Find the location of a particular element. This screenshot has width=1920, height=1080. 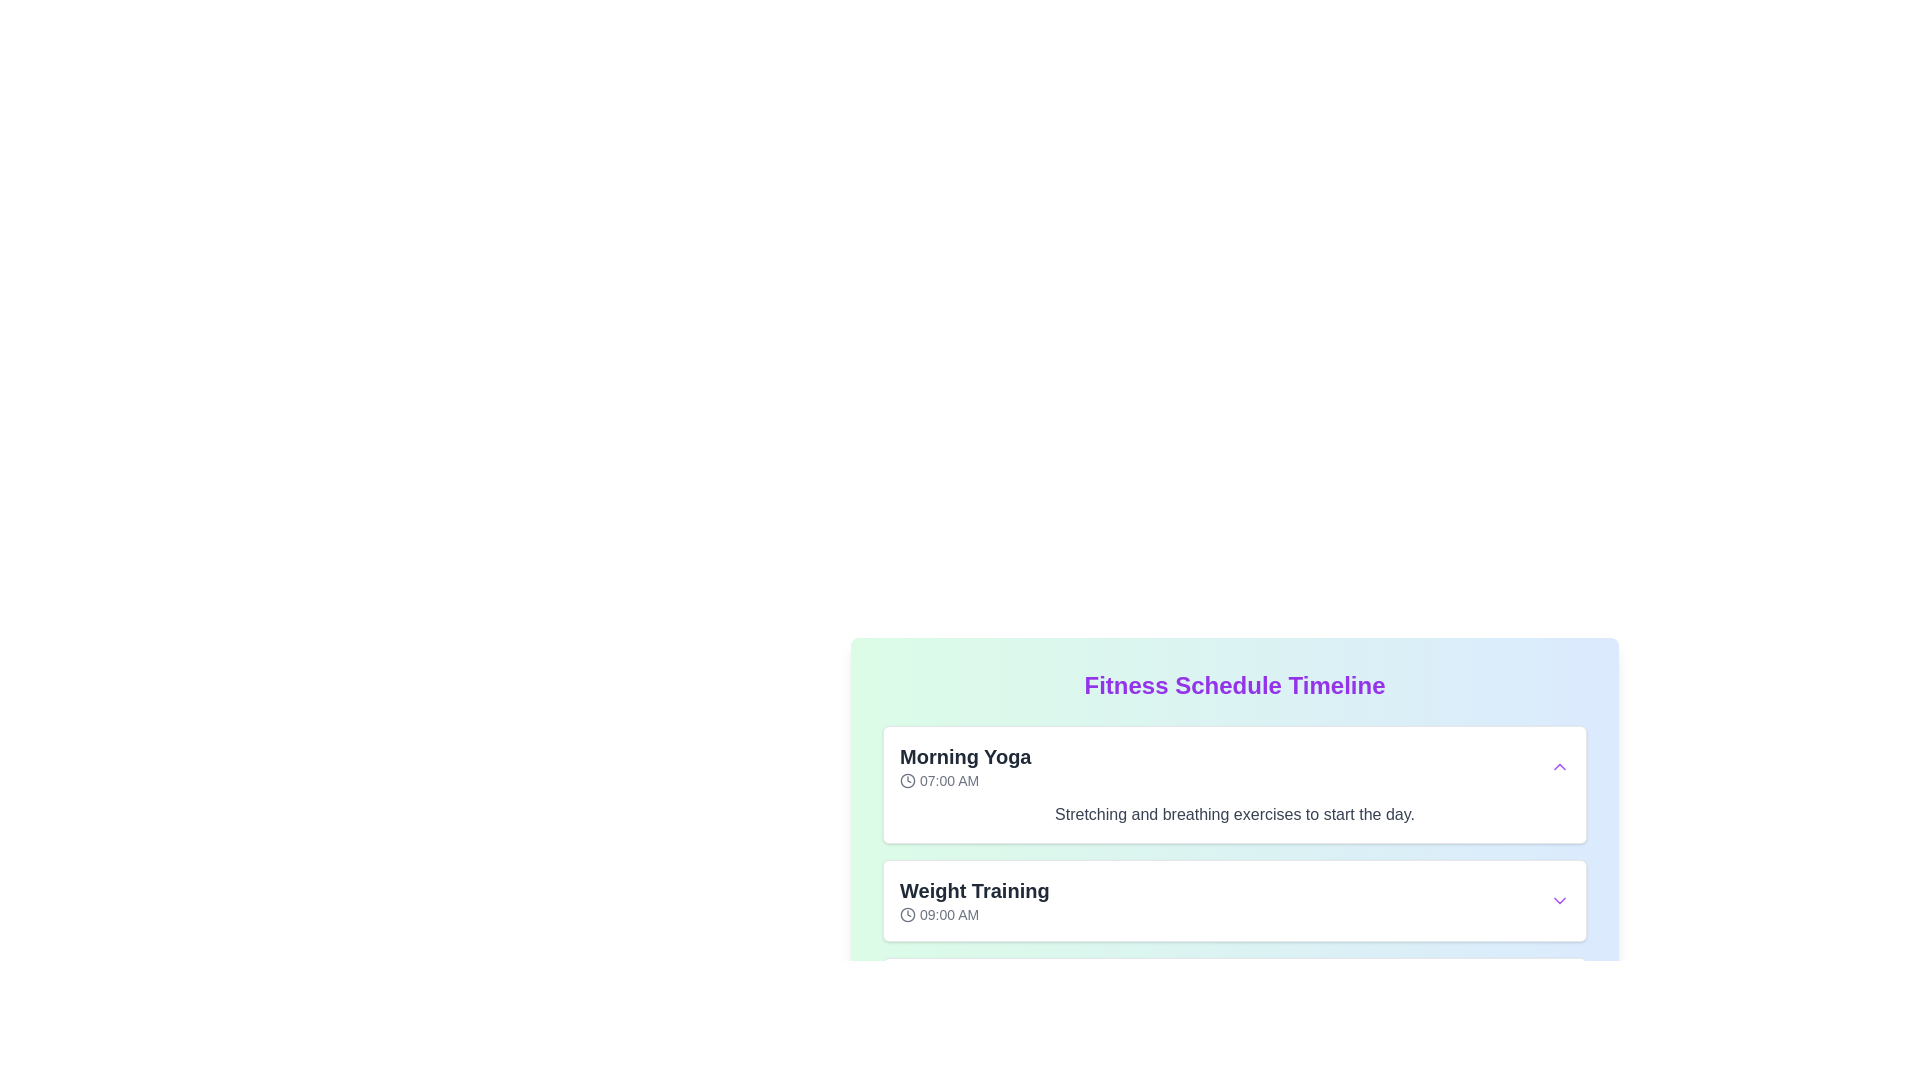

the graphical clock icon representing the time for the 'Morning Yoga' schedule item, which is located near the '07:00 AM' label is located at coordinates (906, 779).